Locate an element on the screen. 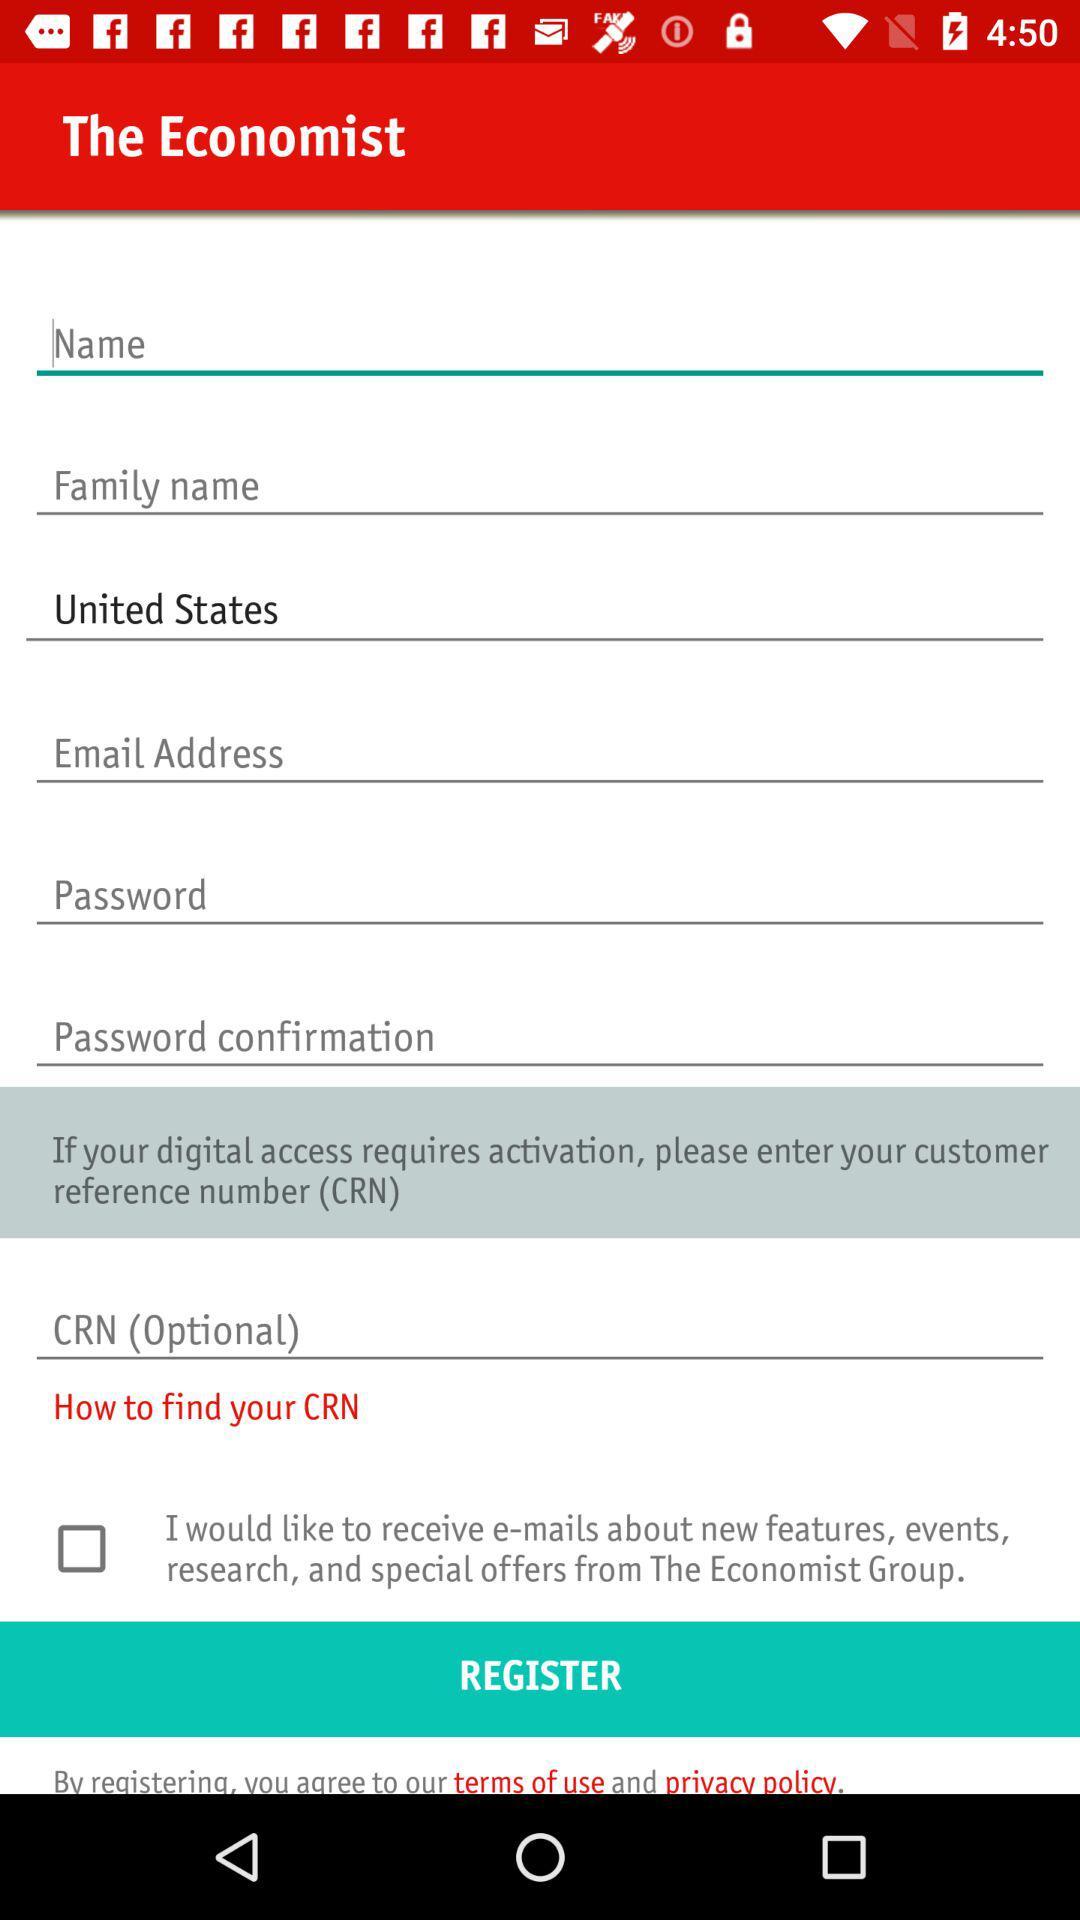 This screenshot has width=1080, height=1920. icon below if your digital item is located at coordinates (540, 1309).